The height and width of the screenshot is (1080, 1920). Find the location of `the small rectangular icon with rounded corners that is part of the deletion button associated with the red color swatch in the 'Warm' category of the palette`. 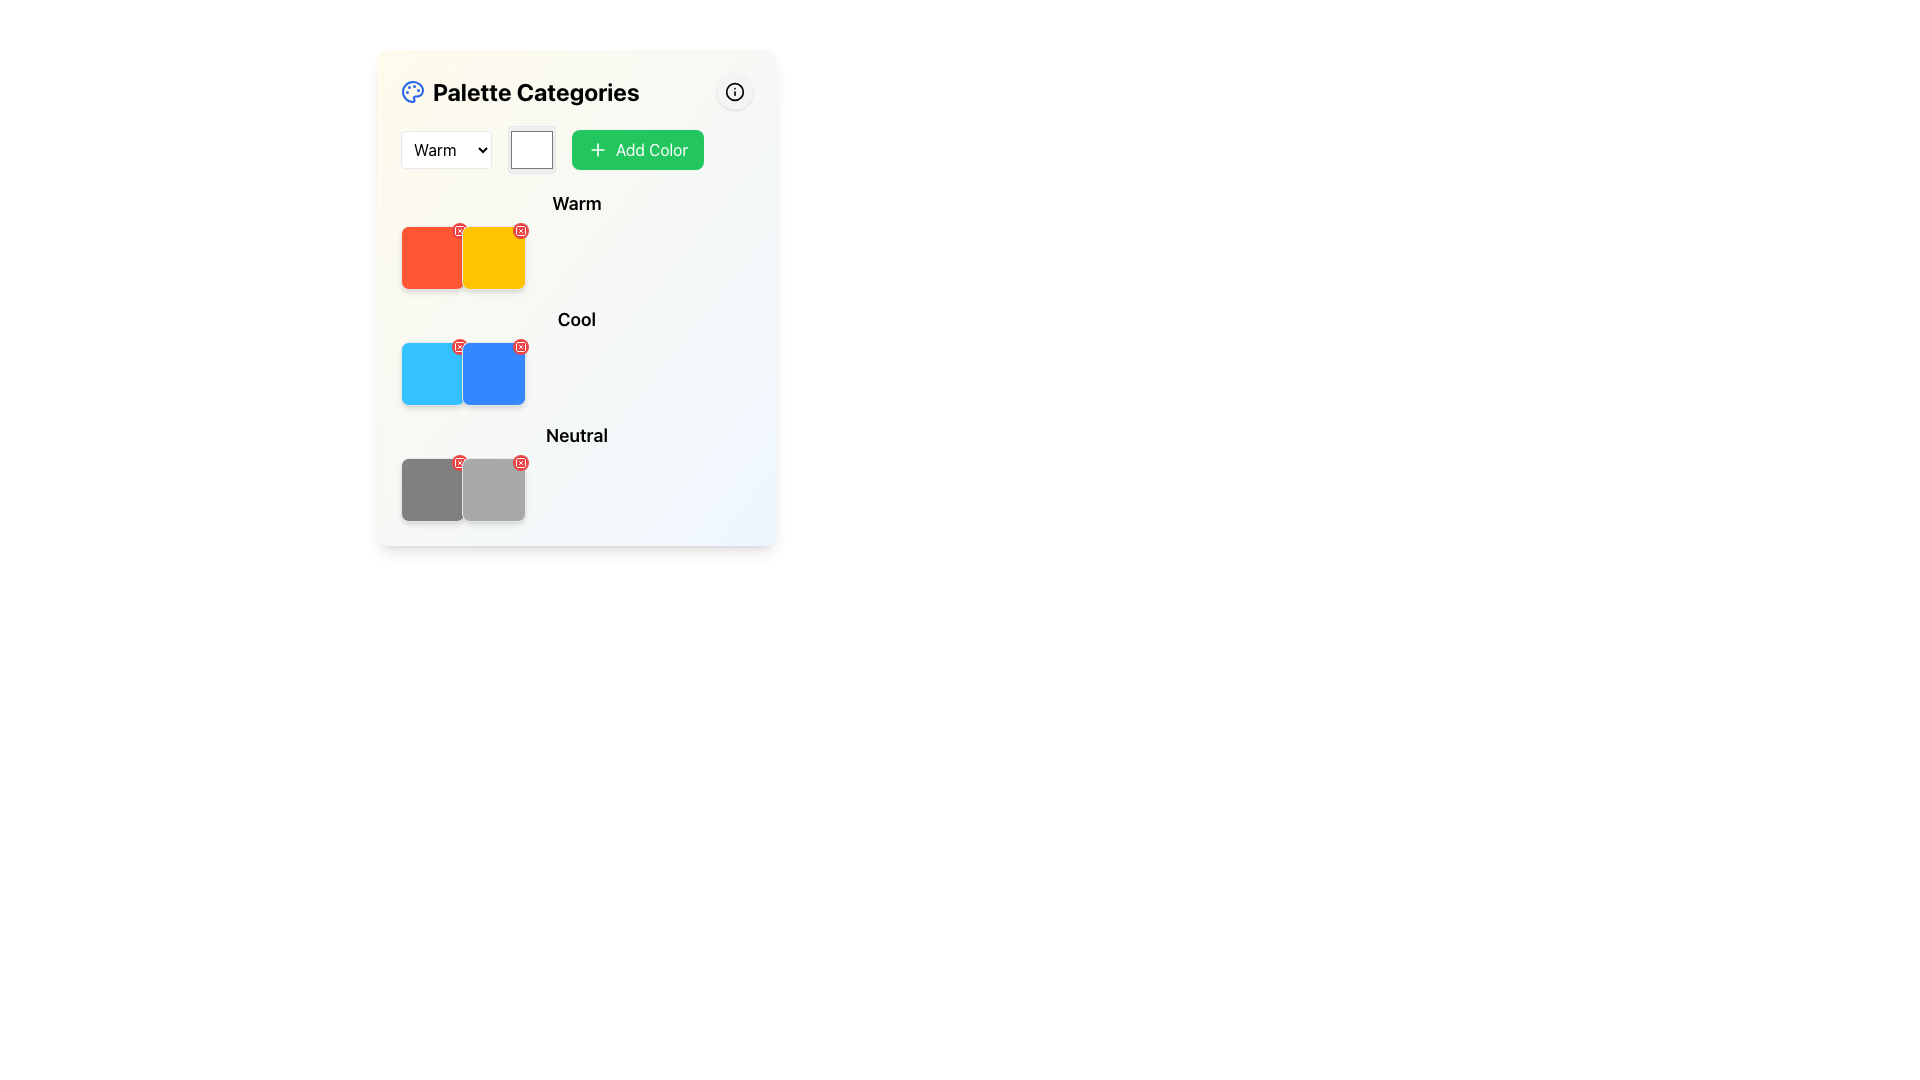

the small rectangular icon with rounded corners that is part of the deletion button associated with the red color swatch in the 'Warm' category of the palette is located at coordinates (459, 230).